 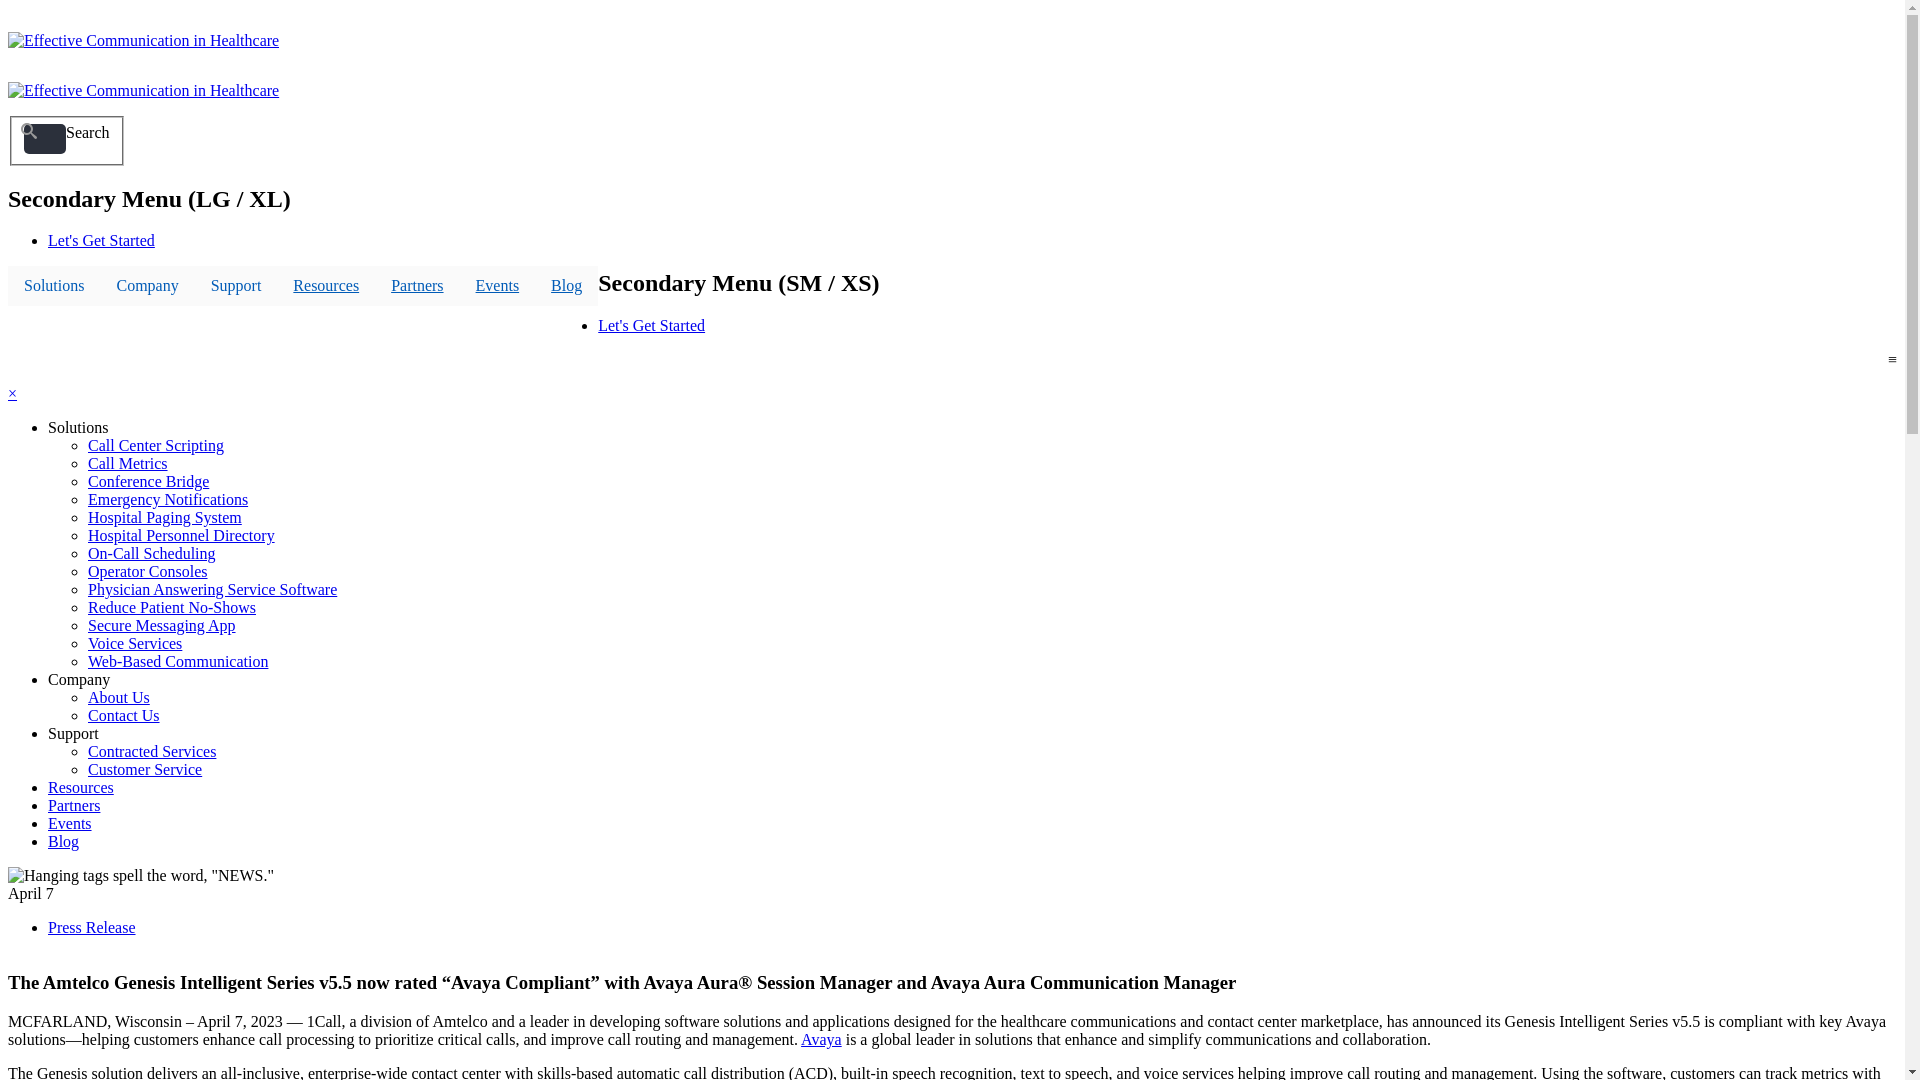 What do you see at coordinates (48, 841) in the screenshot?
I see `'Blog'` at bounding box center [48, 841].